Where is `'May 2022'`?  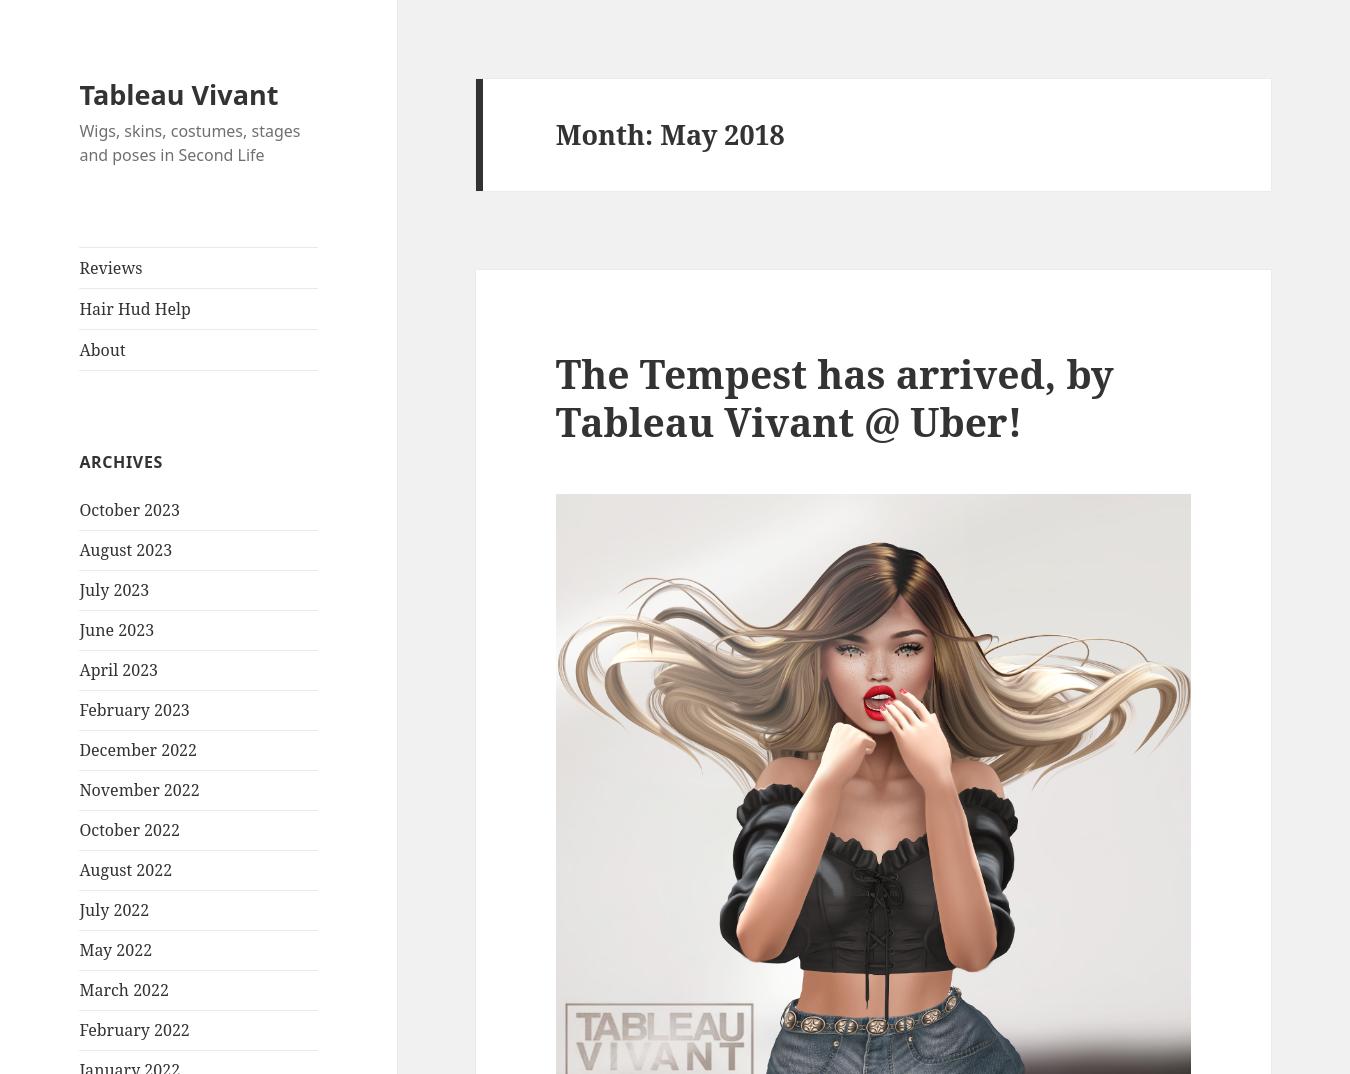
'May 2022' is located at coordinates (115, 949).